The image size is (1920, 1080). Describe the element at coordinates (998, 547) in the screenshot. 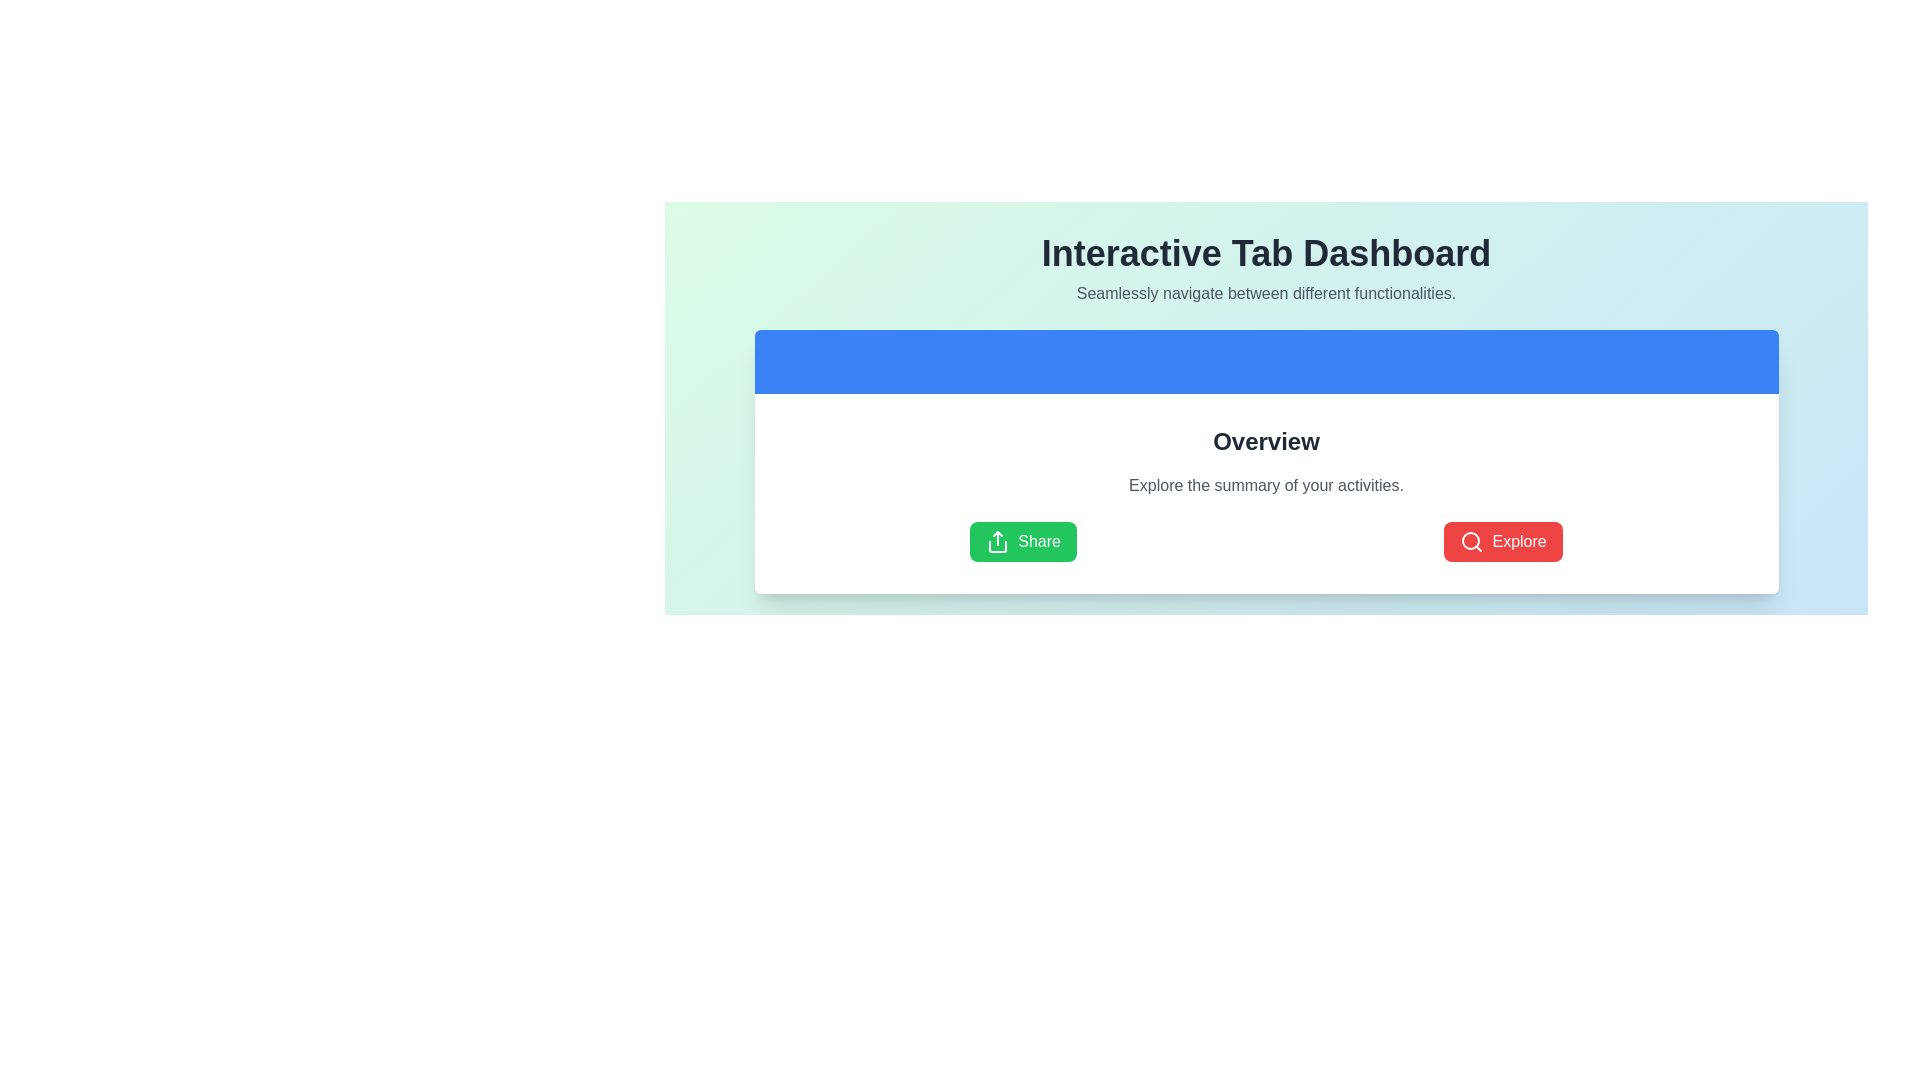

I see `the curved rectangular outline of the share icon component located below the upward arrow and above the caption text in the share button on the left section of the action panel` at that location.